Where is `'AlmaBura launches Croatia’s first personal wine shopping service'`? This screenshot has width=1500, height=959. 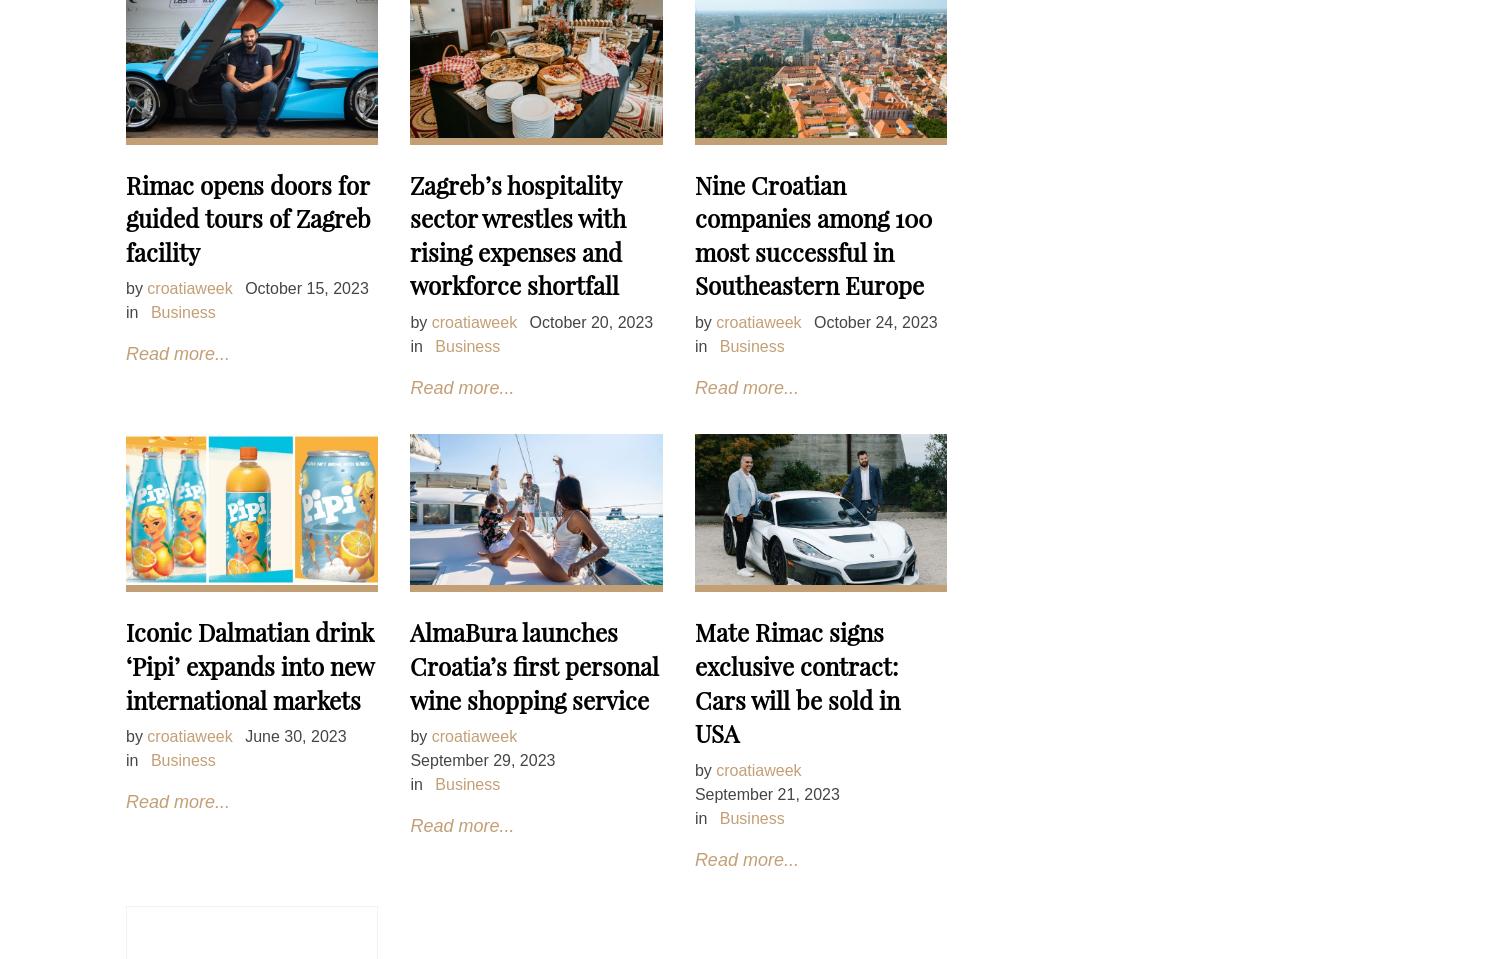 'AlmaBura launches Croatia’s first personal wine shopping service' is located at coordinates (409, 665).